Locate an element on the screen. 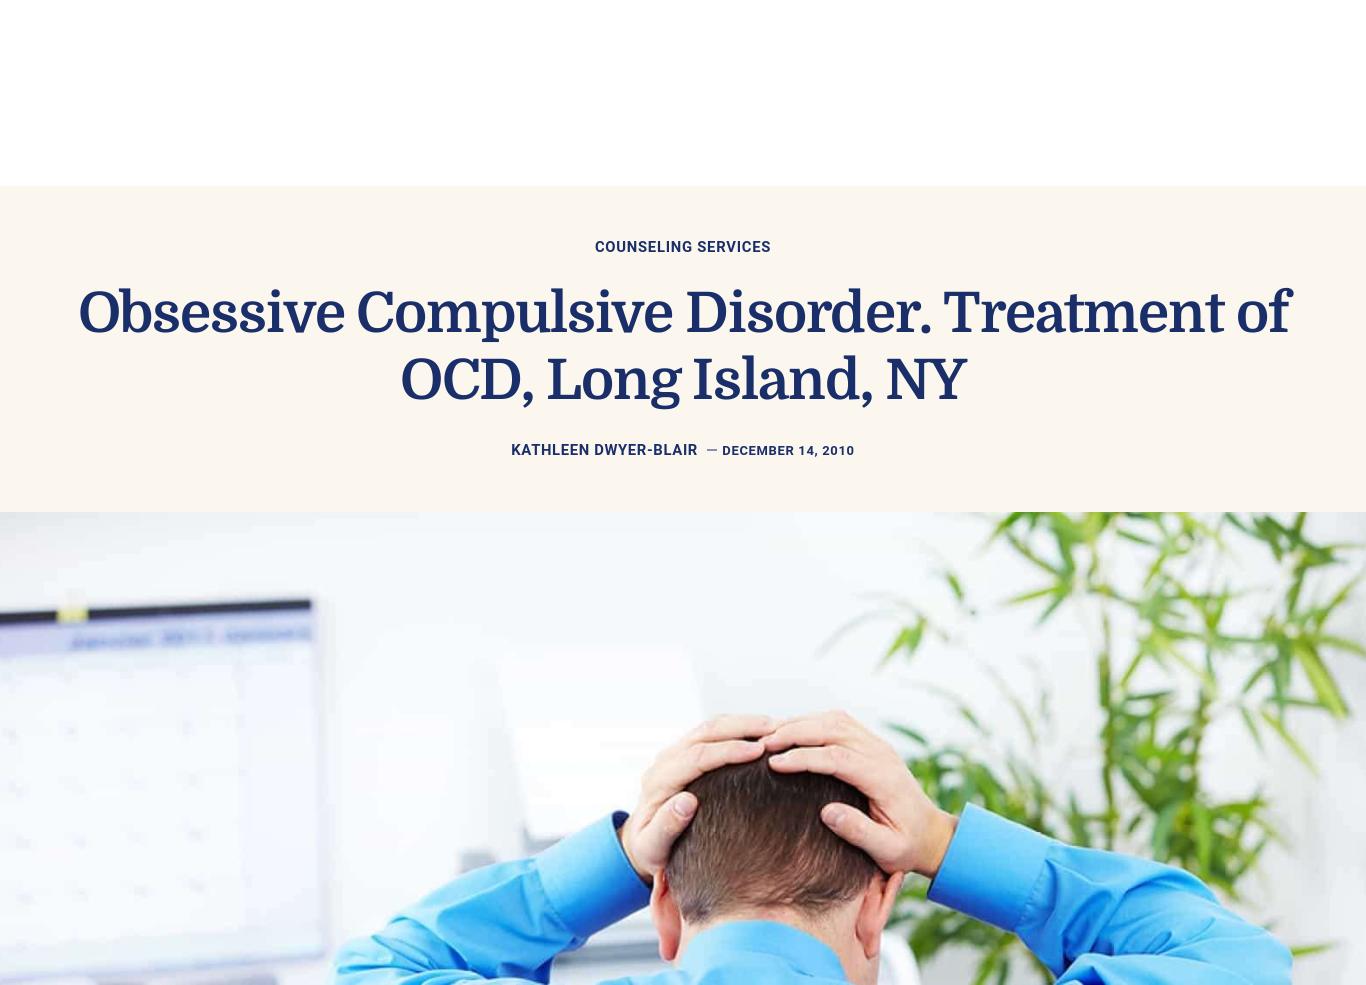  'Email' is located at coordinates (373, 630).